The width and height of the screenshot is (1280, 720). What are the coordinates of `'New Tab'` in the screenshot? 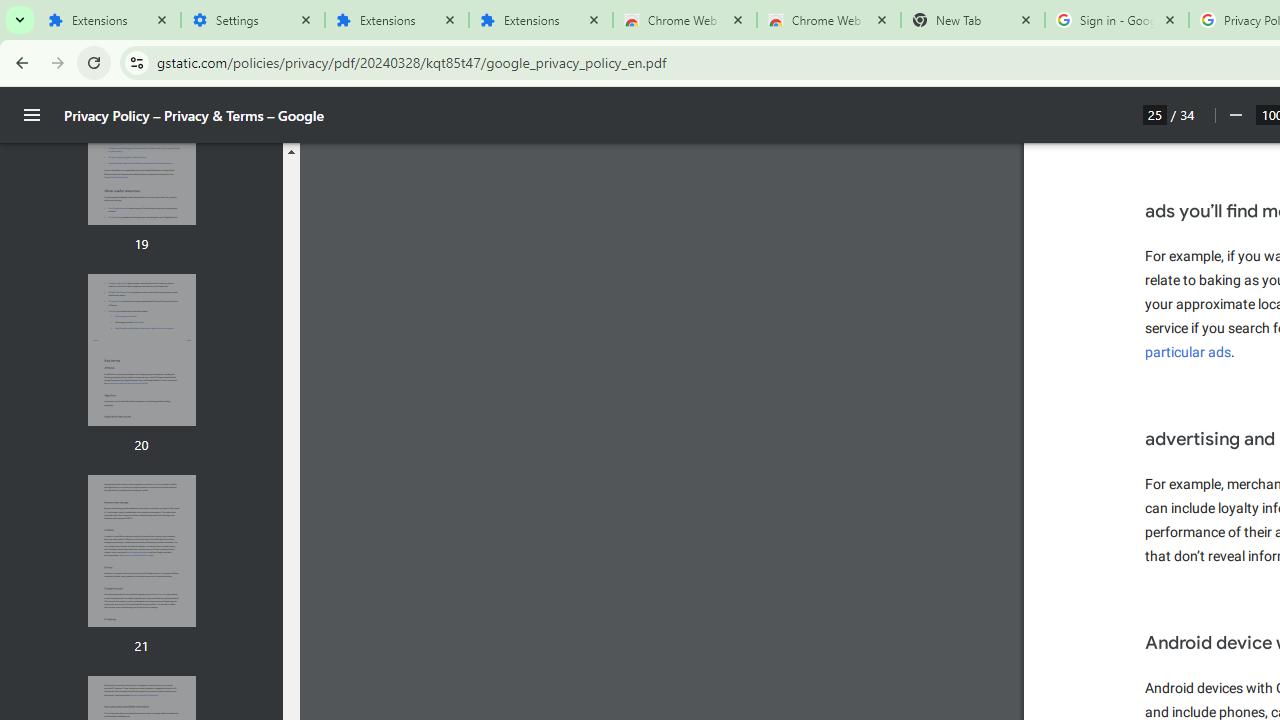 It's located at (972, 20).